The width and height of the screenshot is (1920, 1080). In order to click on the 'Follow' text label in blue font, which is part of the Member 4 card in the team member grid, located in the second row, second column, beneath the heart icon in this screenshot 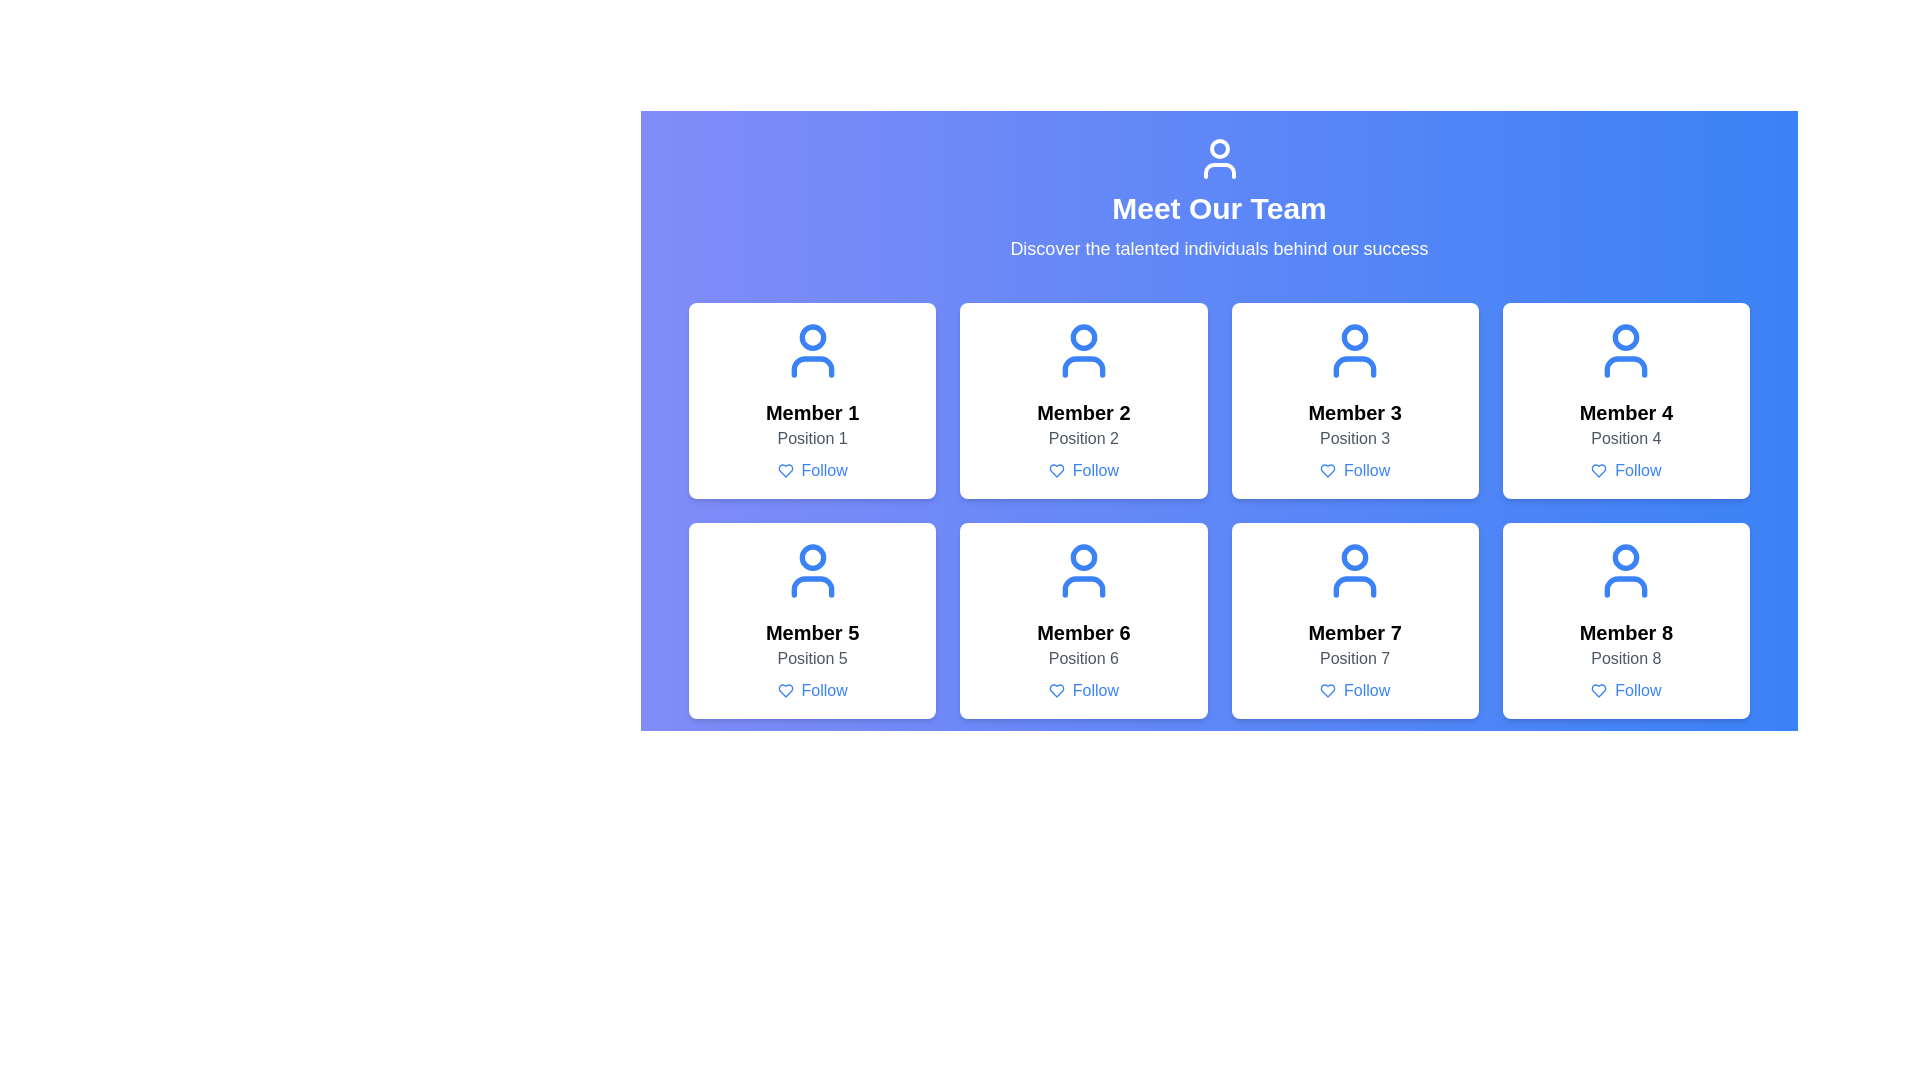, I will do `click(1638, 470)`.